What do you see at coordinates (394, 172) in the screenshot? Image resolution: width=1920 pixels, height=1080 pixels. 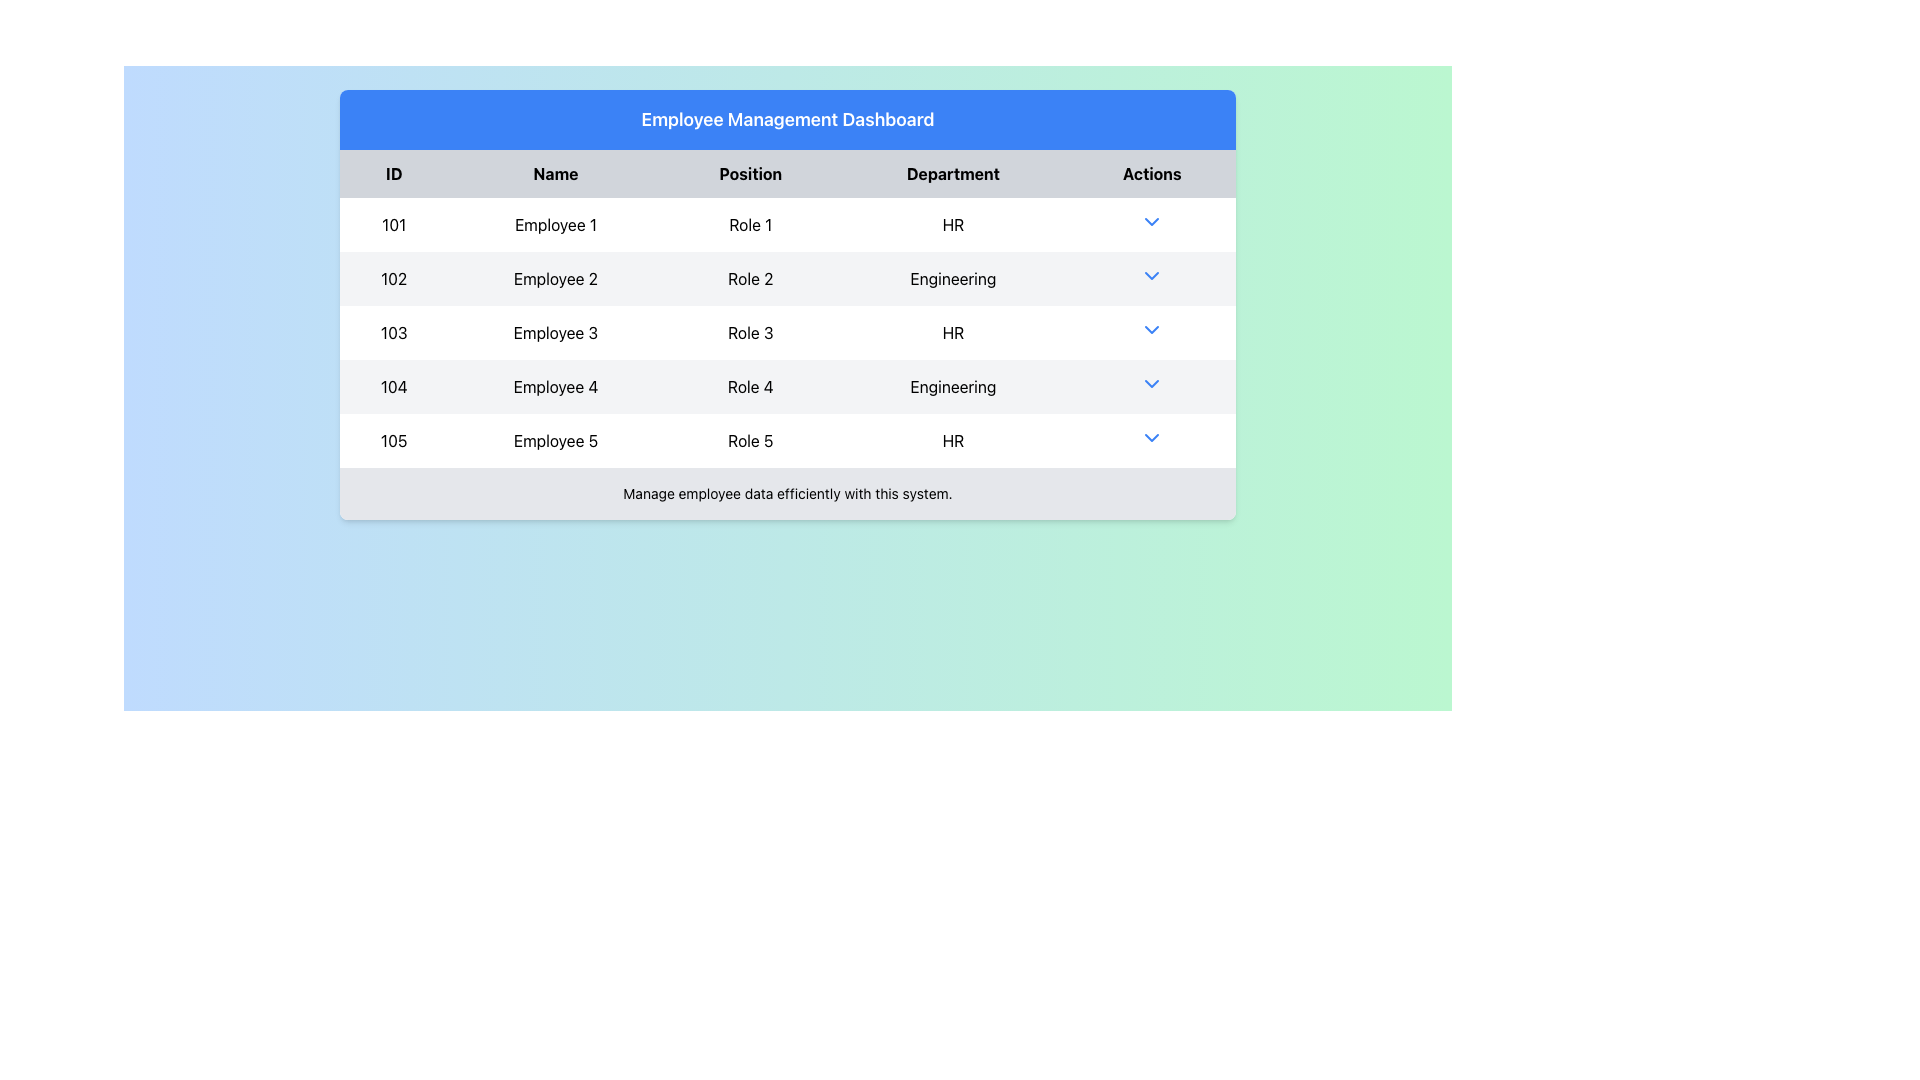 I see `the 'ID' column header label, which is located at the top left of the title row containing multiple labeled columns such as 'Name', 'Position', and 'Department'` at bounding box center [394, 172].